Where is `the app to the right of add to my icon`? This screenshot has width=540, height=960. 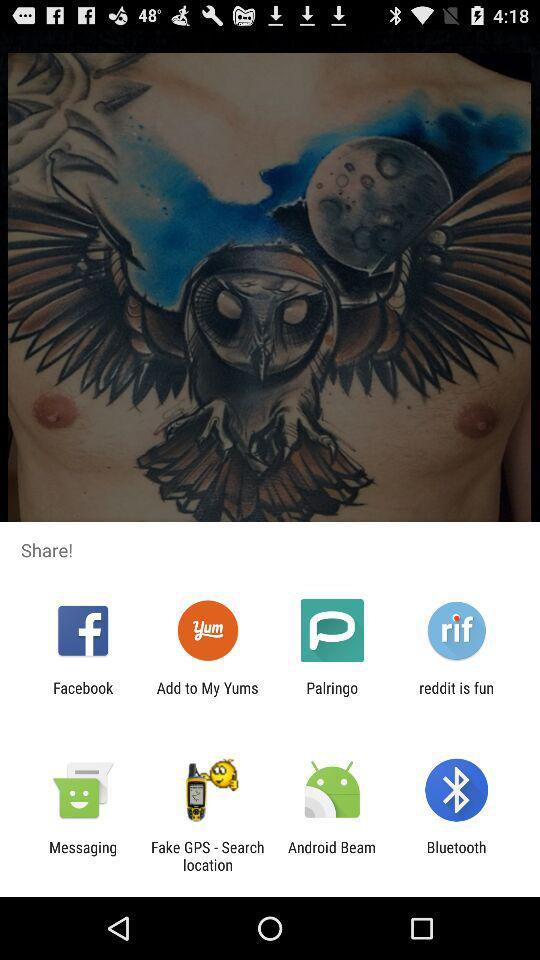
the app to the right of add to my icon is located at coordinates (332, 696).